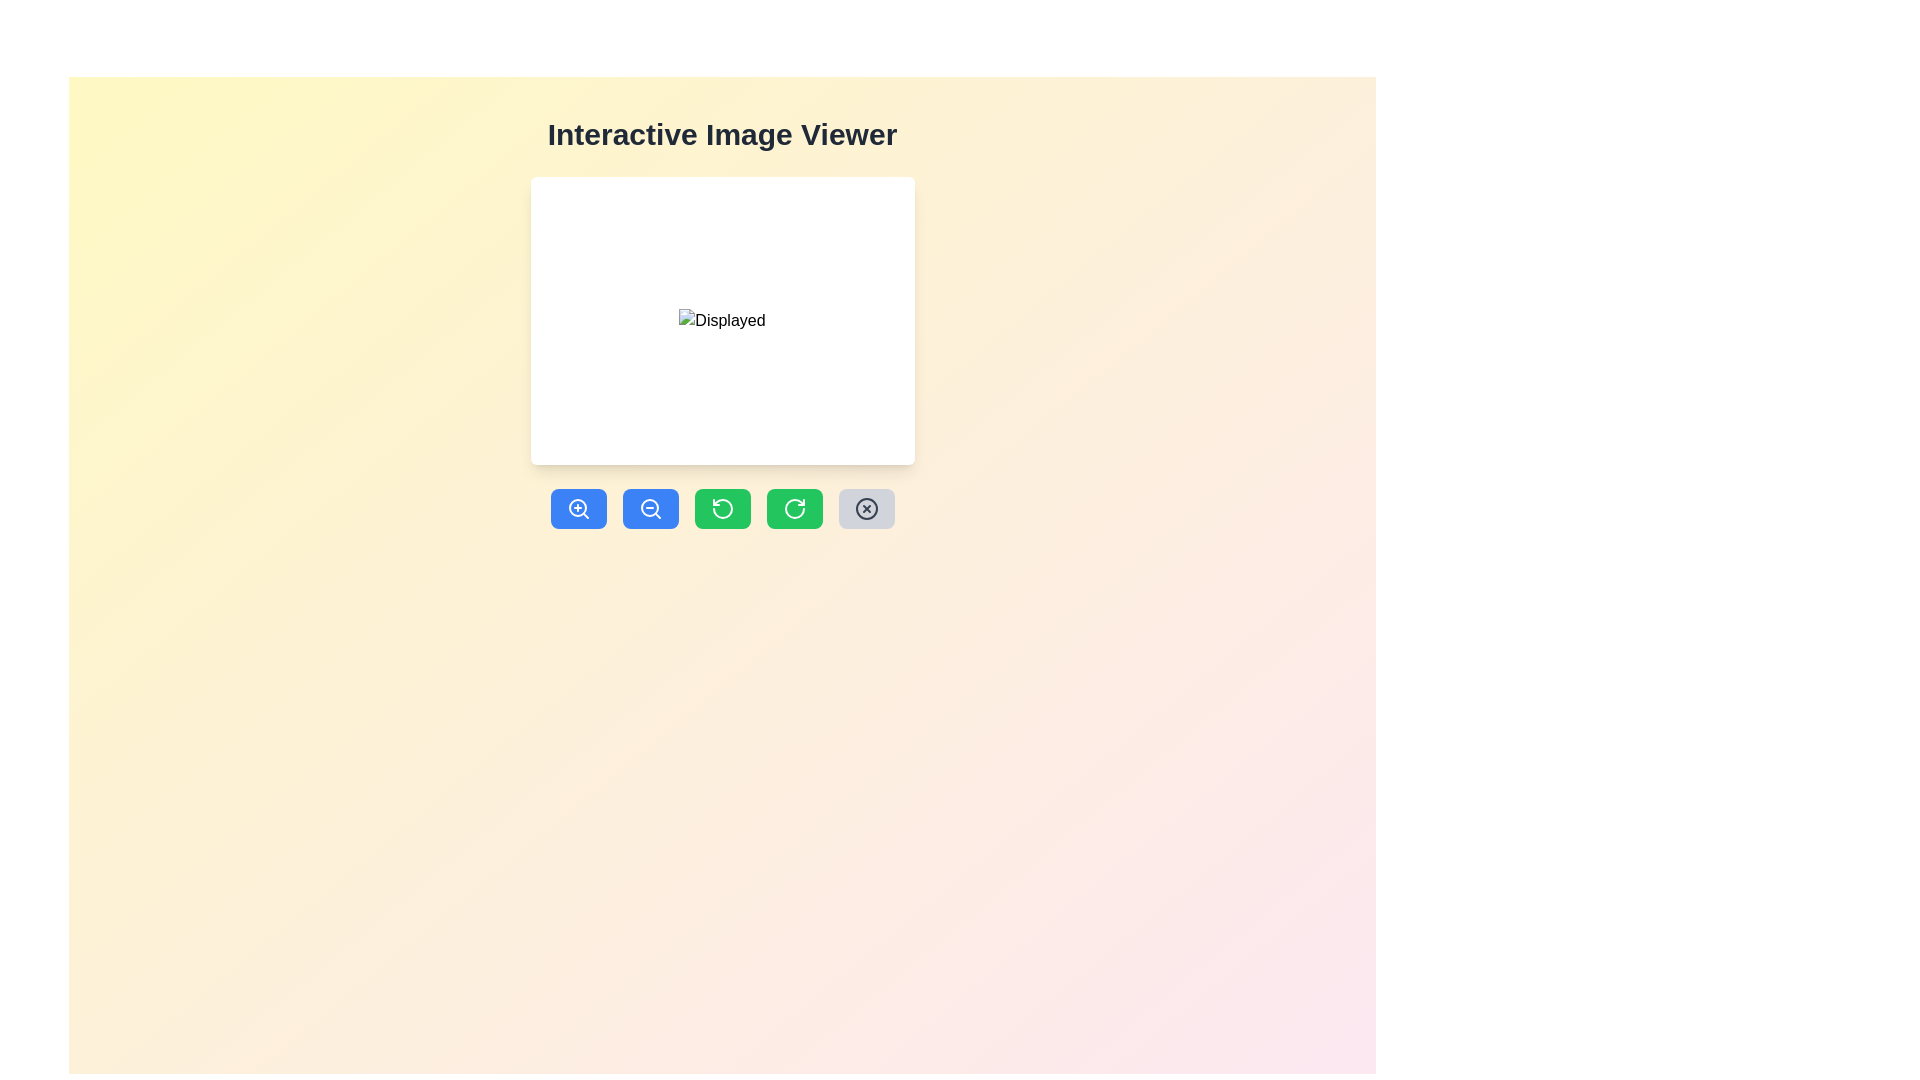  What do you see at coordinates (577, 508) in the screenshot?
I see `the leftmost zoom-in button, which is represented by a magnifying glass icon with a '+' symbol inside a circular frame and has a blue background` at bounding box center [577, 508].